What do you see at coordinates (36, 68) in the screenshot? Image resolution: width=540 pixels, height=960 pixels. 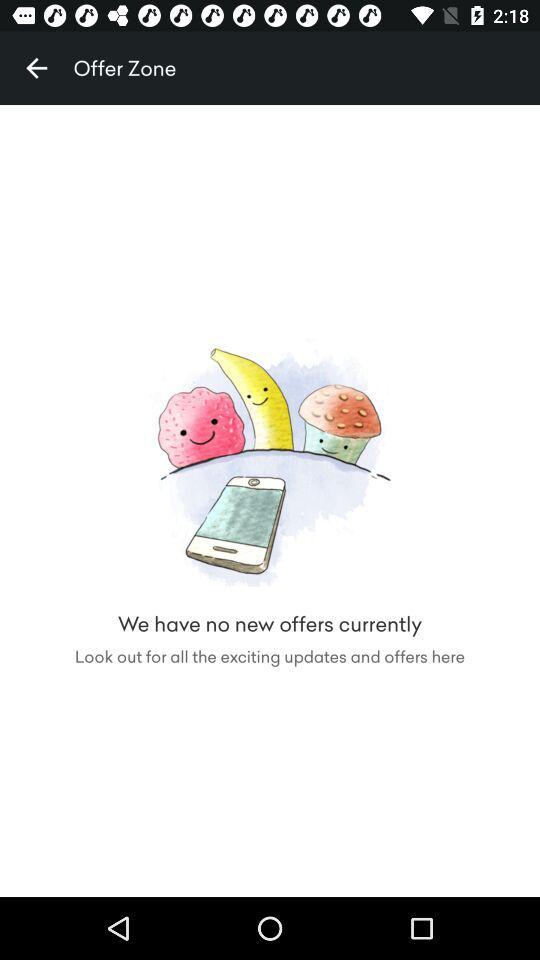 I see `the icon at the top left corner` at bounding box center [36, 68].